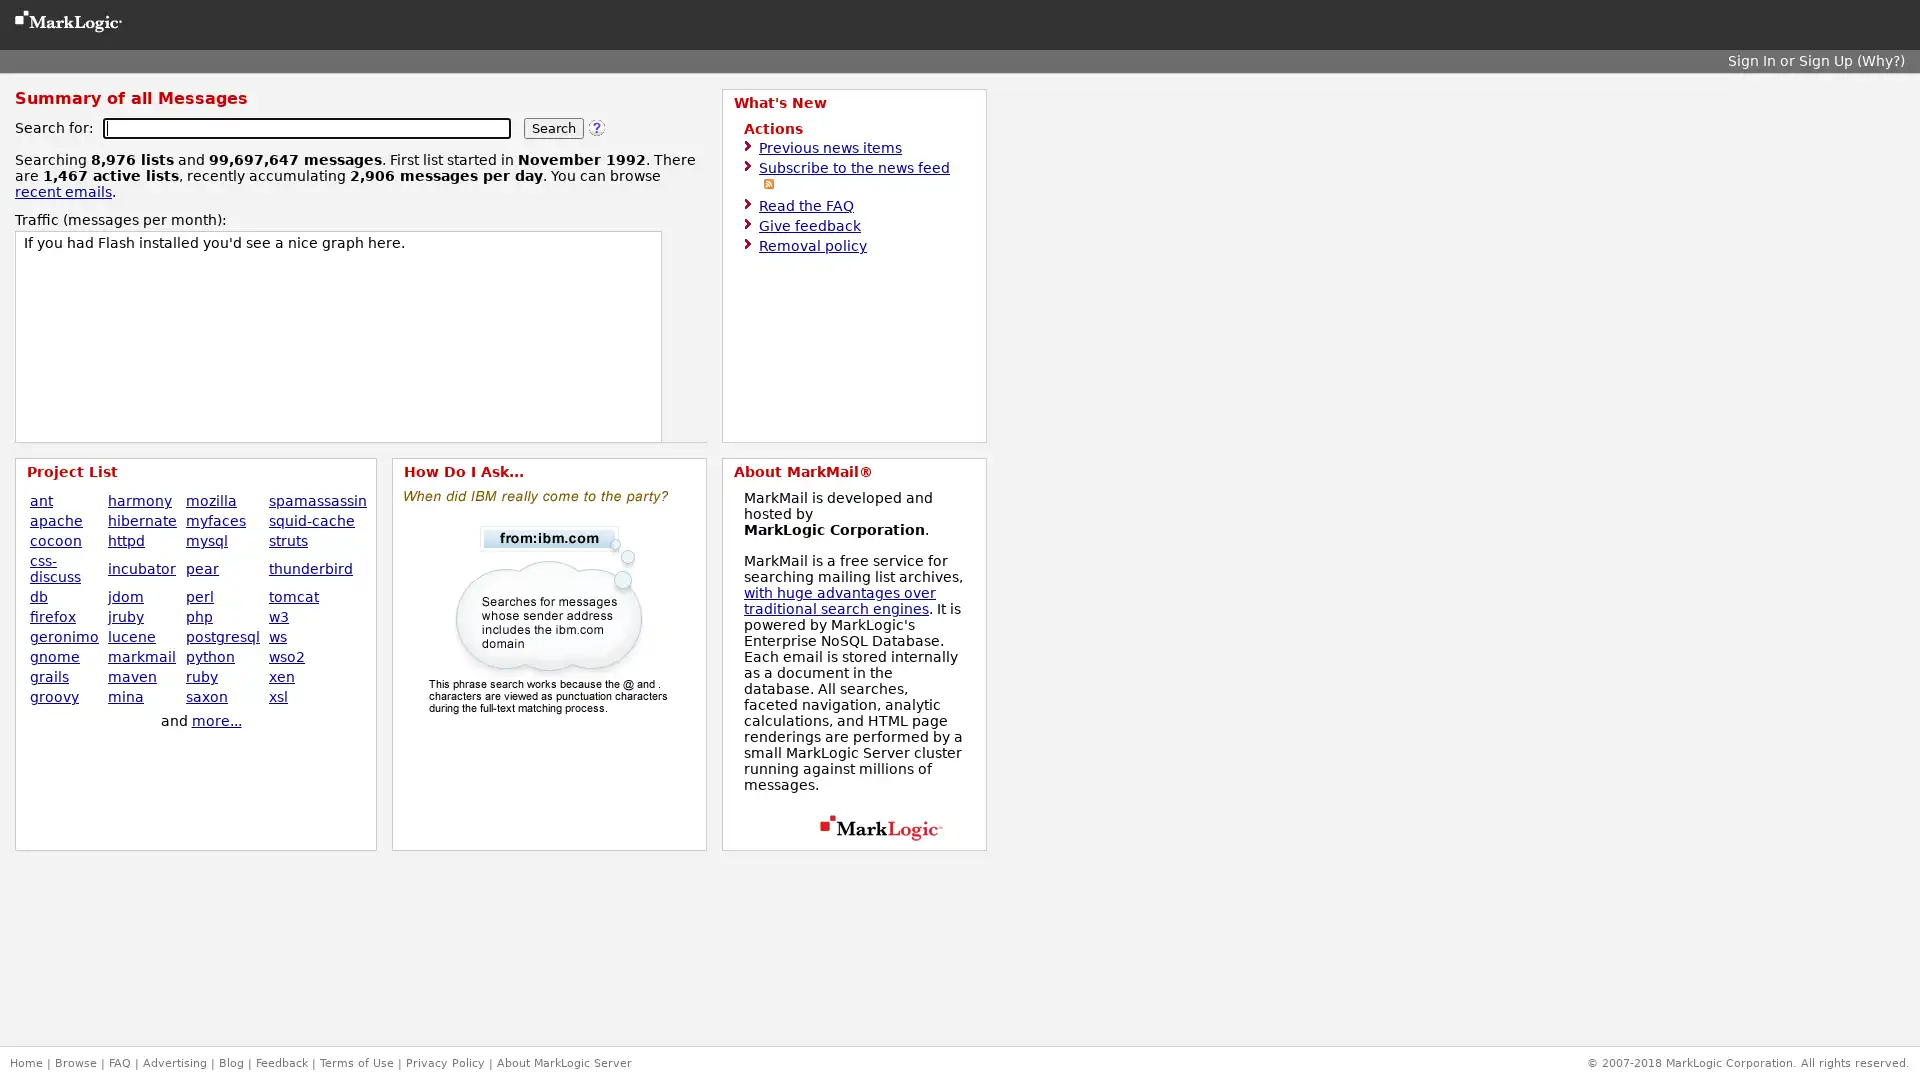 The image size is (1920, 1080). What do you see at coordinates (553, 128) in the screenshot?
I see `Search` at bounding box center [553, 128].